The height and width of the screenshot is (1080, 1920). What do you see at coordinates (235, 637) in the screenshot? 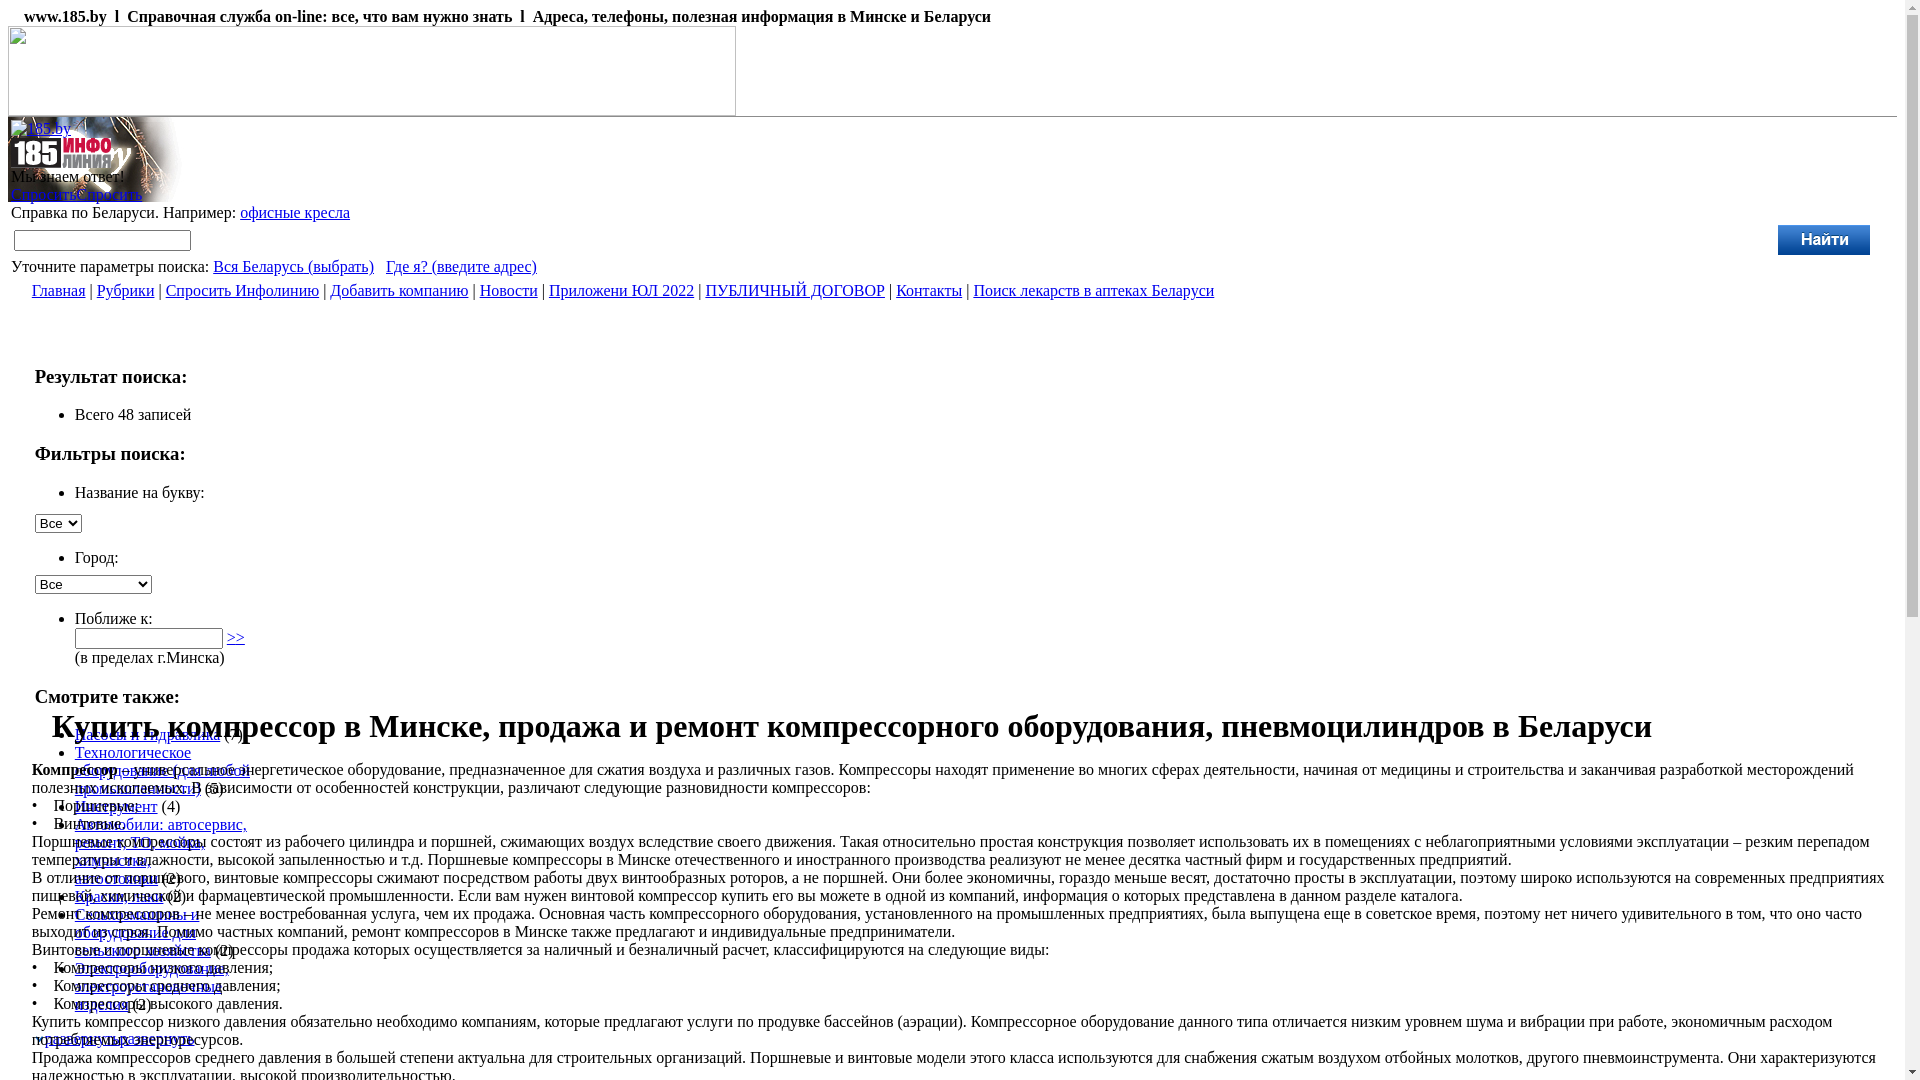
I see `'>>'` at bounding box center [235, 637].